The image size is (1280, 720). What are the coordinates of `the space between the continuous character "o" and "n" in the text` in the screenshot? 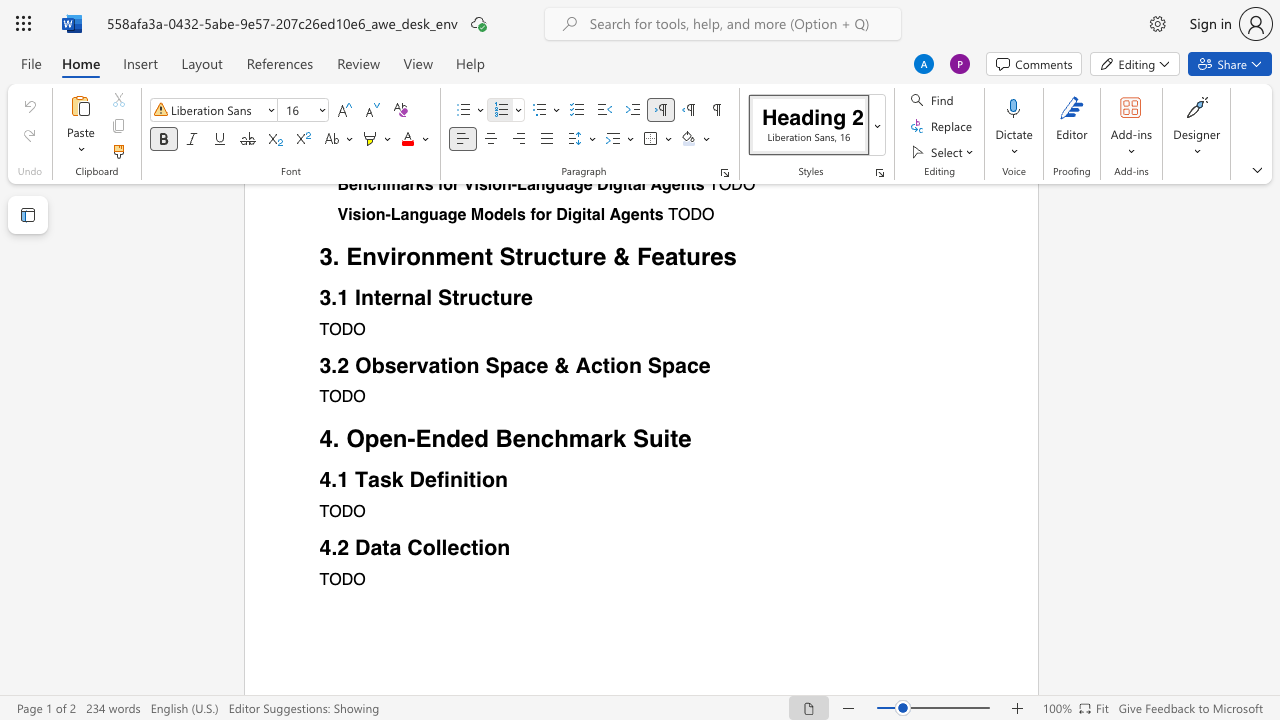 It's located at (497, 547).